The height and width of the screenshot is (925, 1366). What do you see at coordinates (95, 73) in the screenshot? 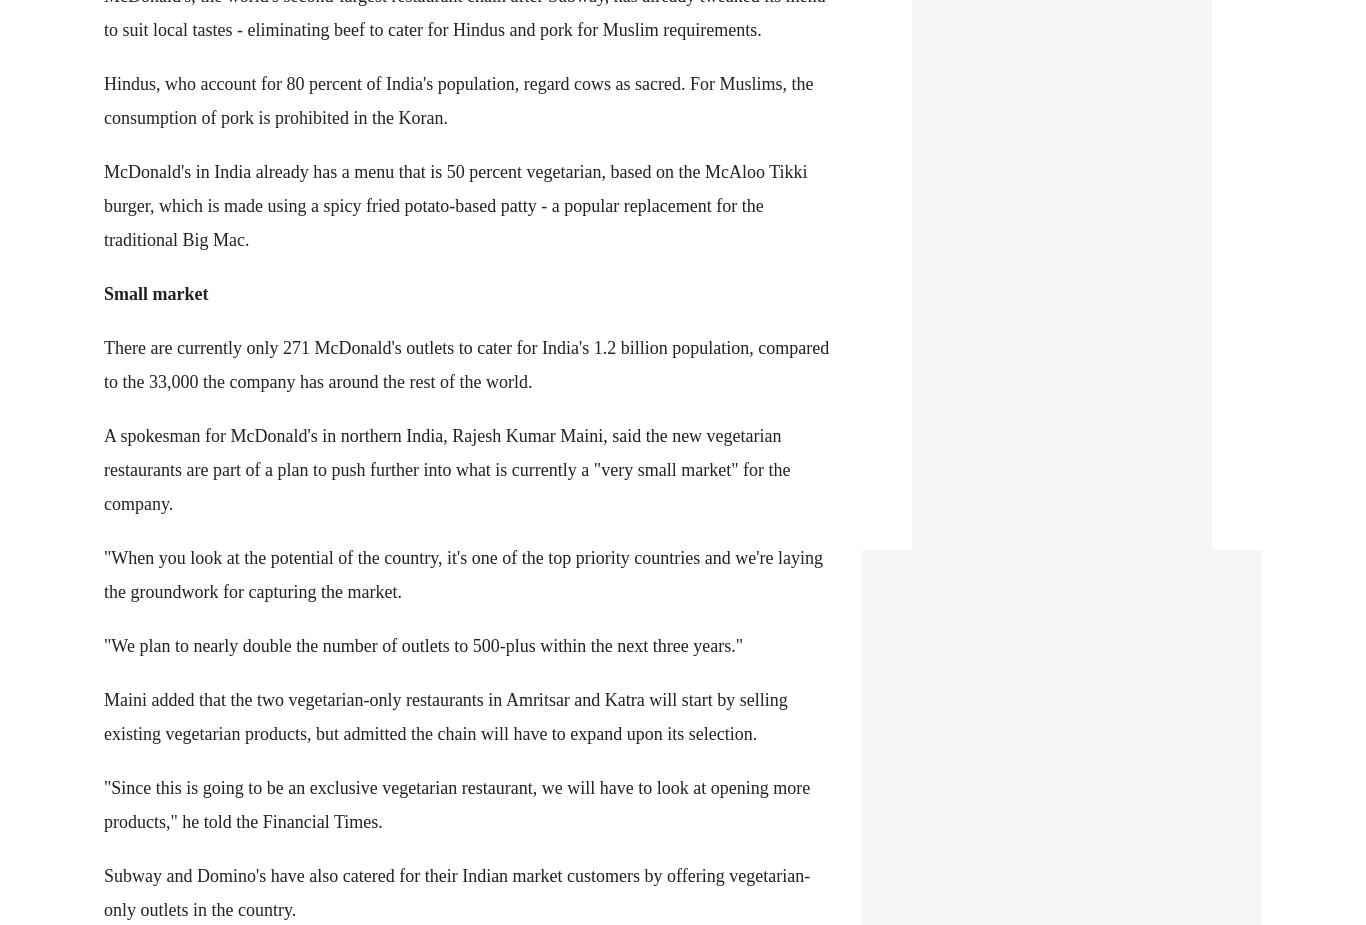
I see `'NOTICEBOARD'` at bounding box center [95, 73].